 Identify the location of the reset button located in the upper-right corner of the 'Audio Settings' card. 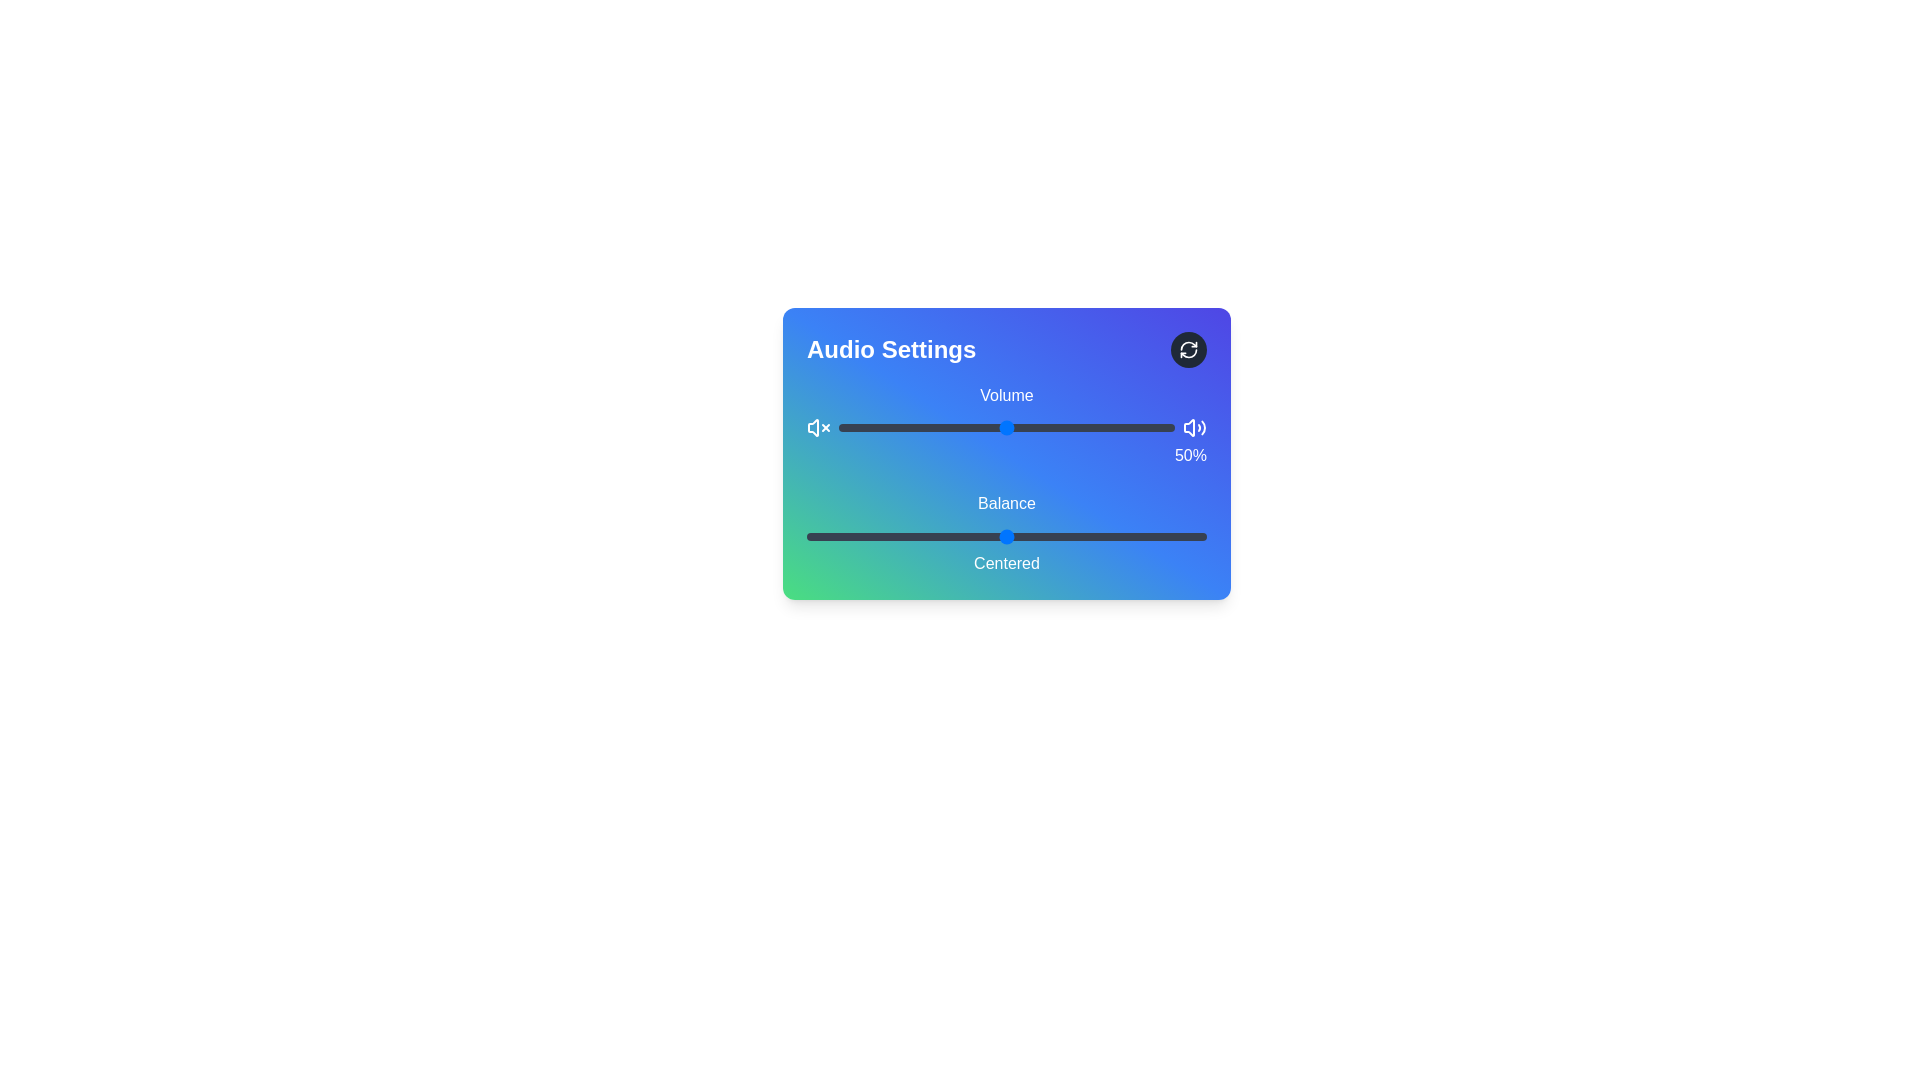
(1189, 349).